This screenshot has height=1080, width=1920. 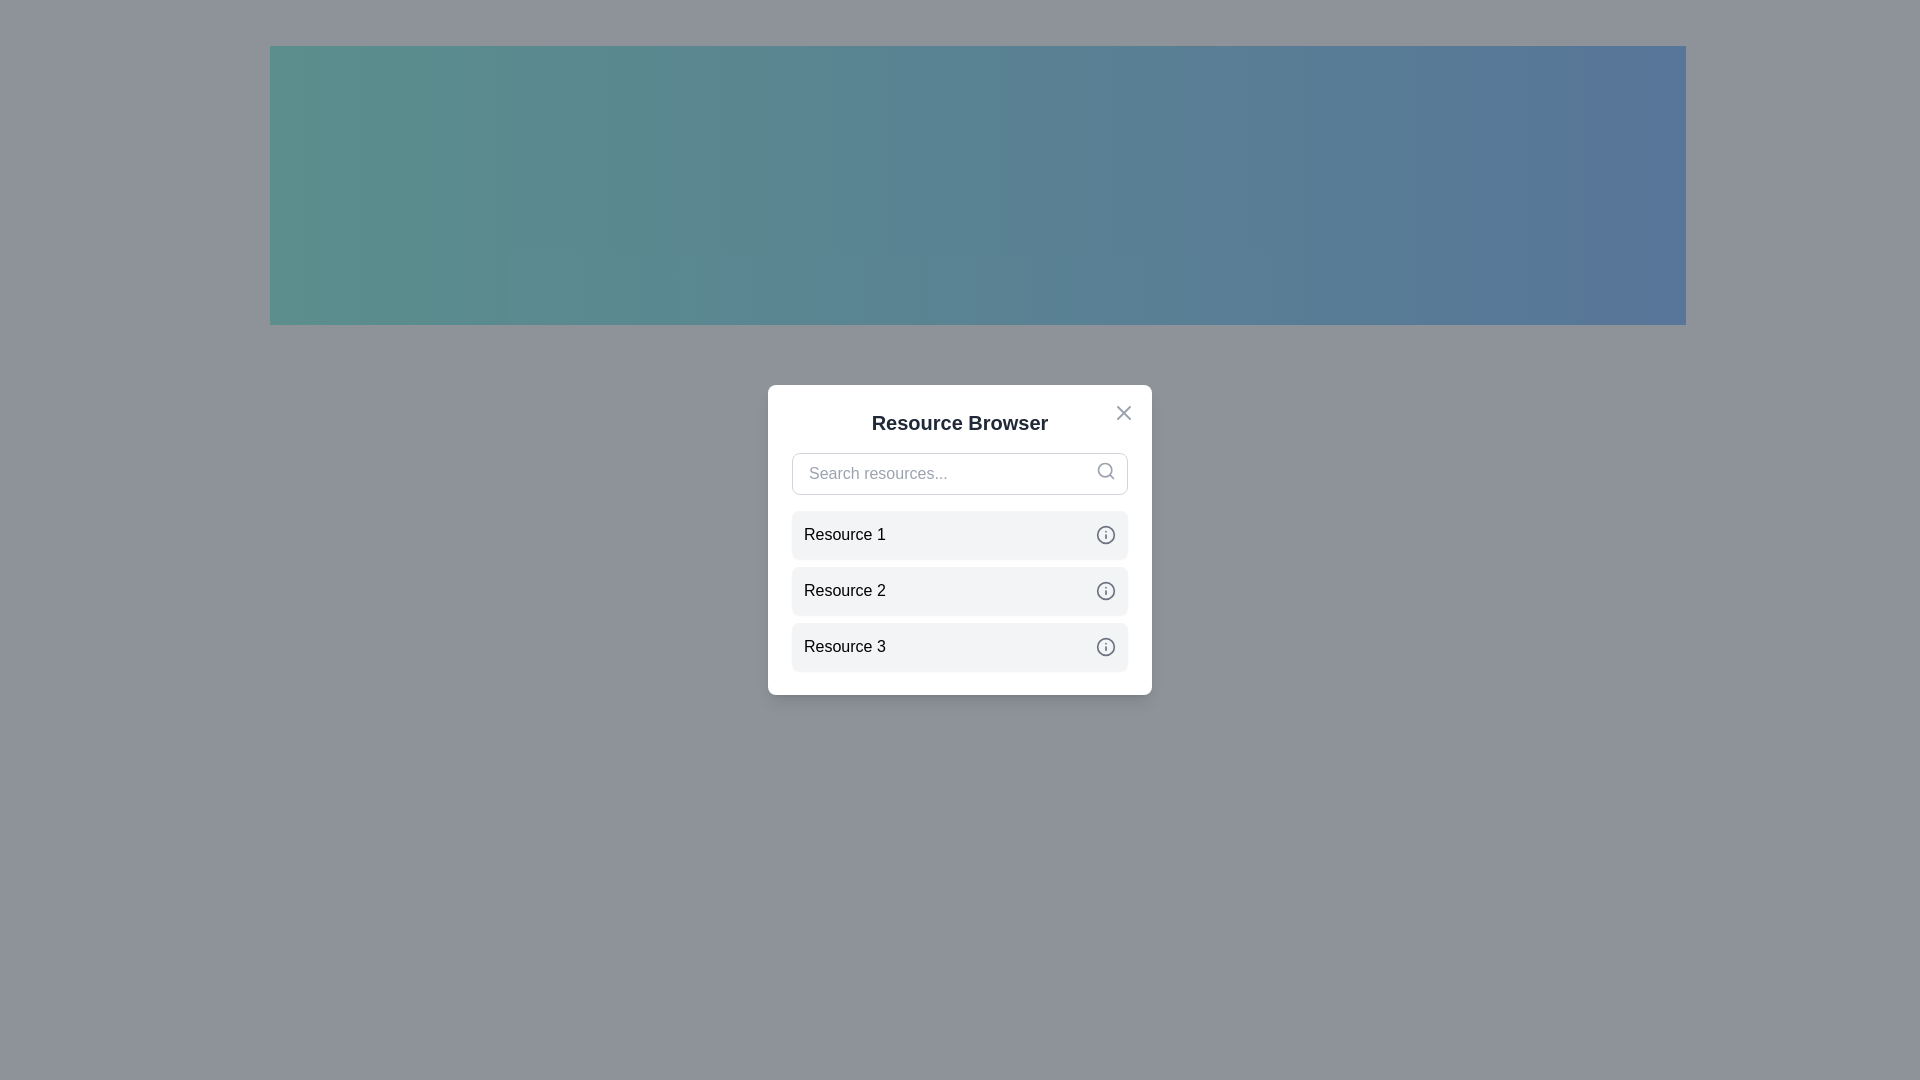 I want to click on the inner circle element of the SVG icon located to the right of the 'Resource 2' label in the 'Resource Browser' modal dialog, so click(x=1104, y=589).